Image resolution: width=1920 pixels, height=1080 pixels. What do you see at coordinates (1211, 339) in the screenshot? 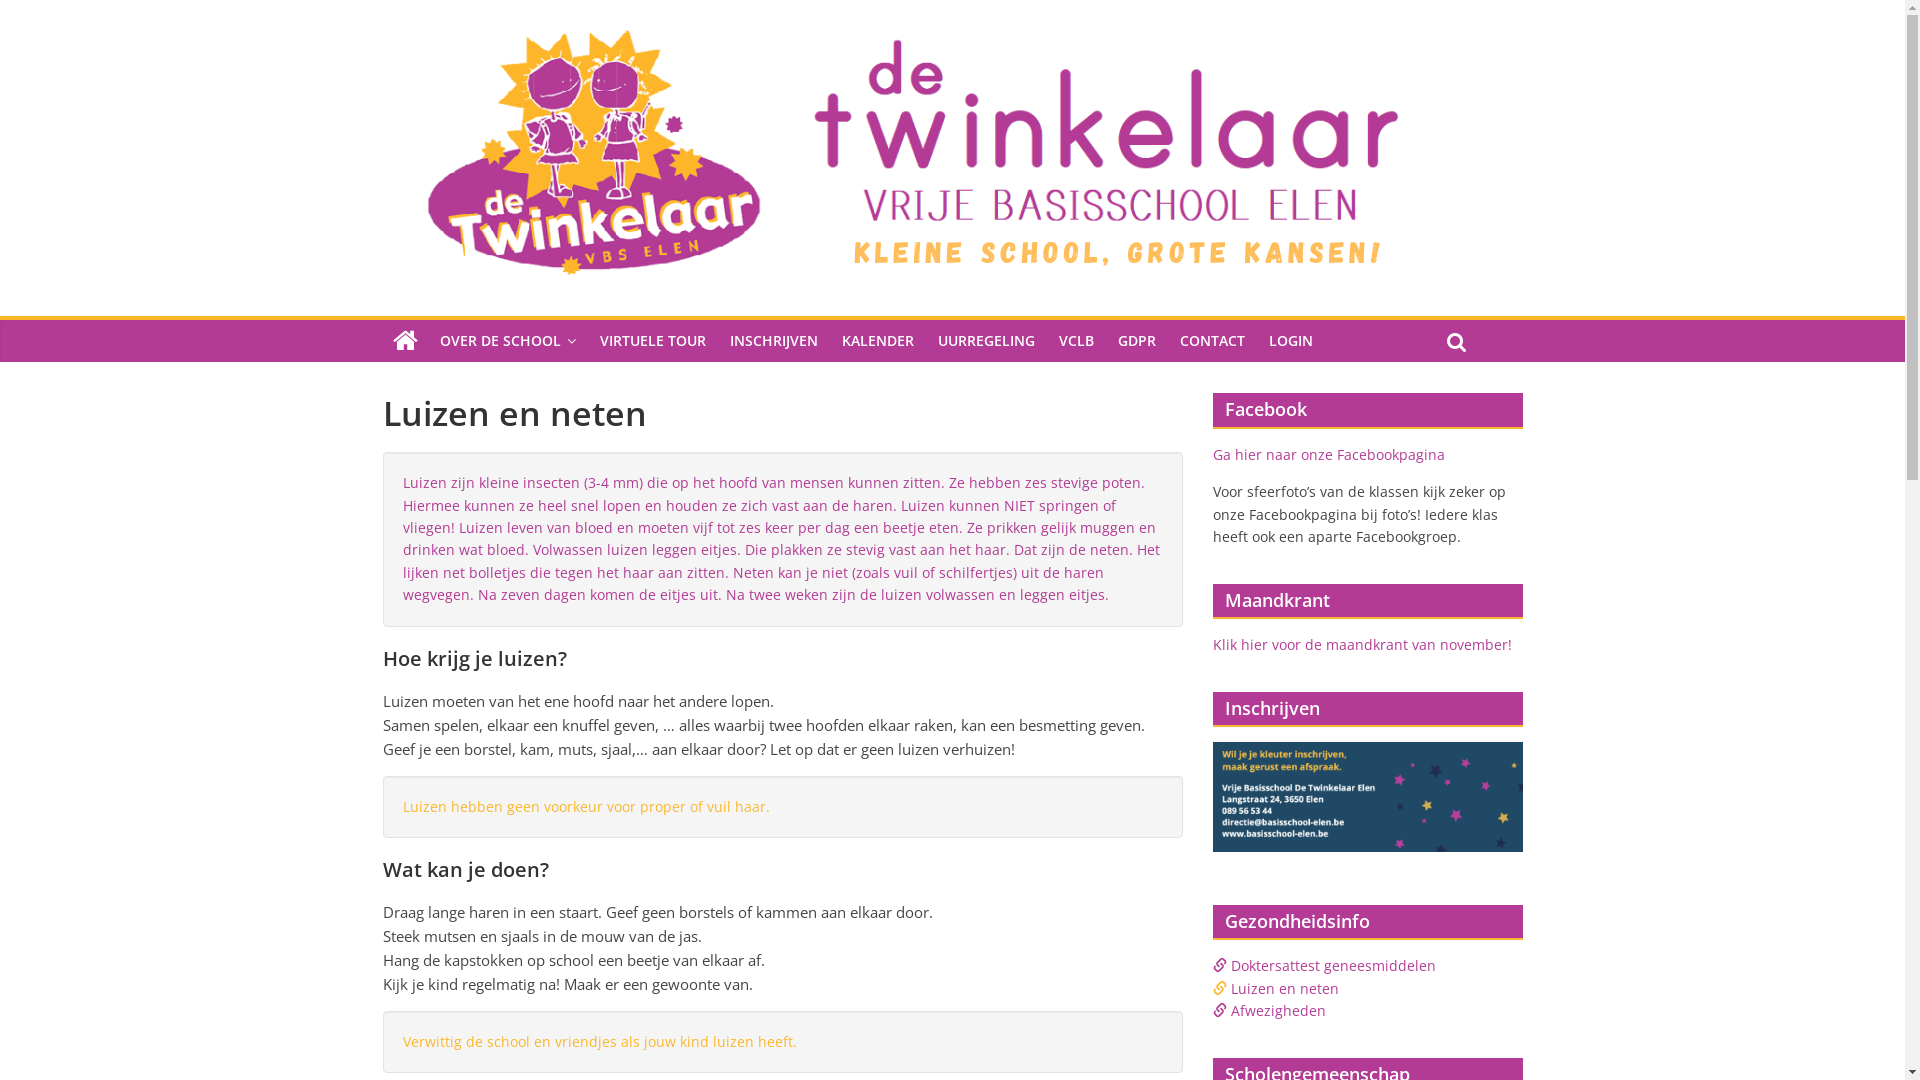
I see `'CONTACT'` at bounding box center [1211, 339].